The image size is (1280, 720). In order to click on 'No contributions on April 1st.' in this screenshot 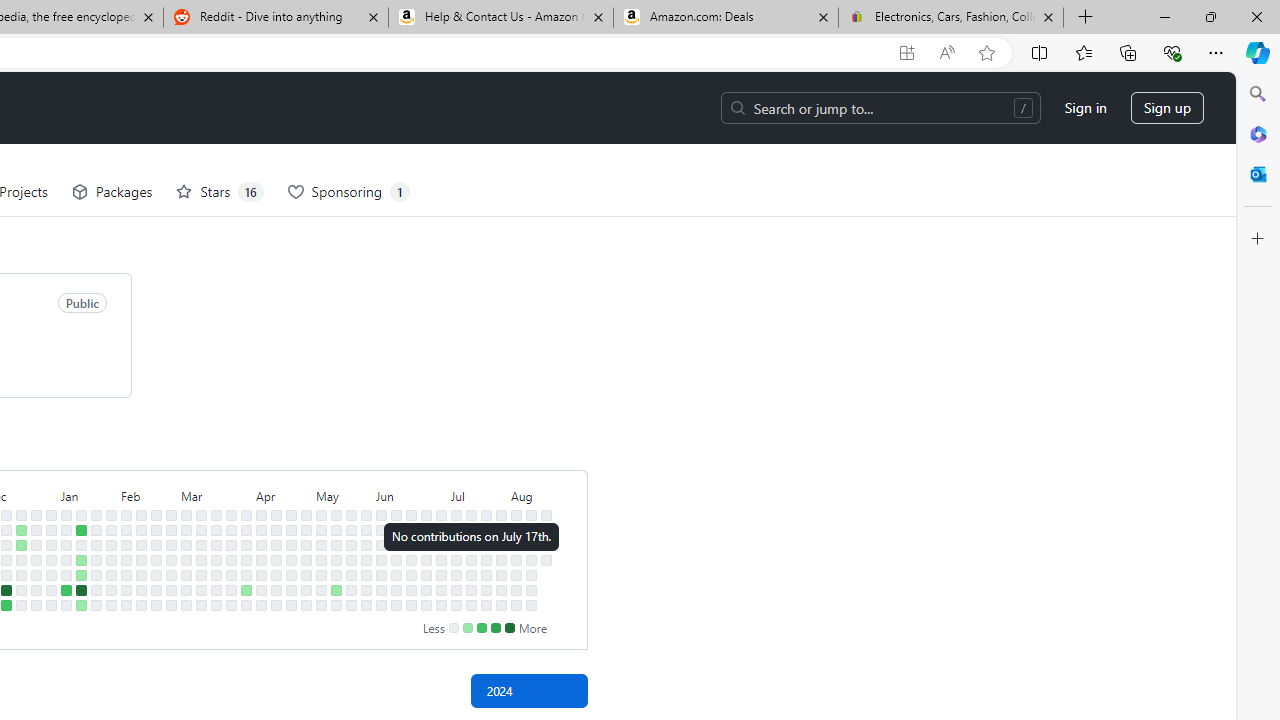, I will do `click(245, 528)`.